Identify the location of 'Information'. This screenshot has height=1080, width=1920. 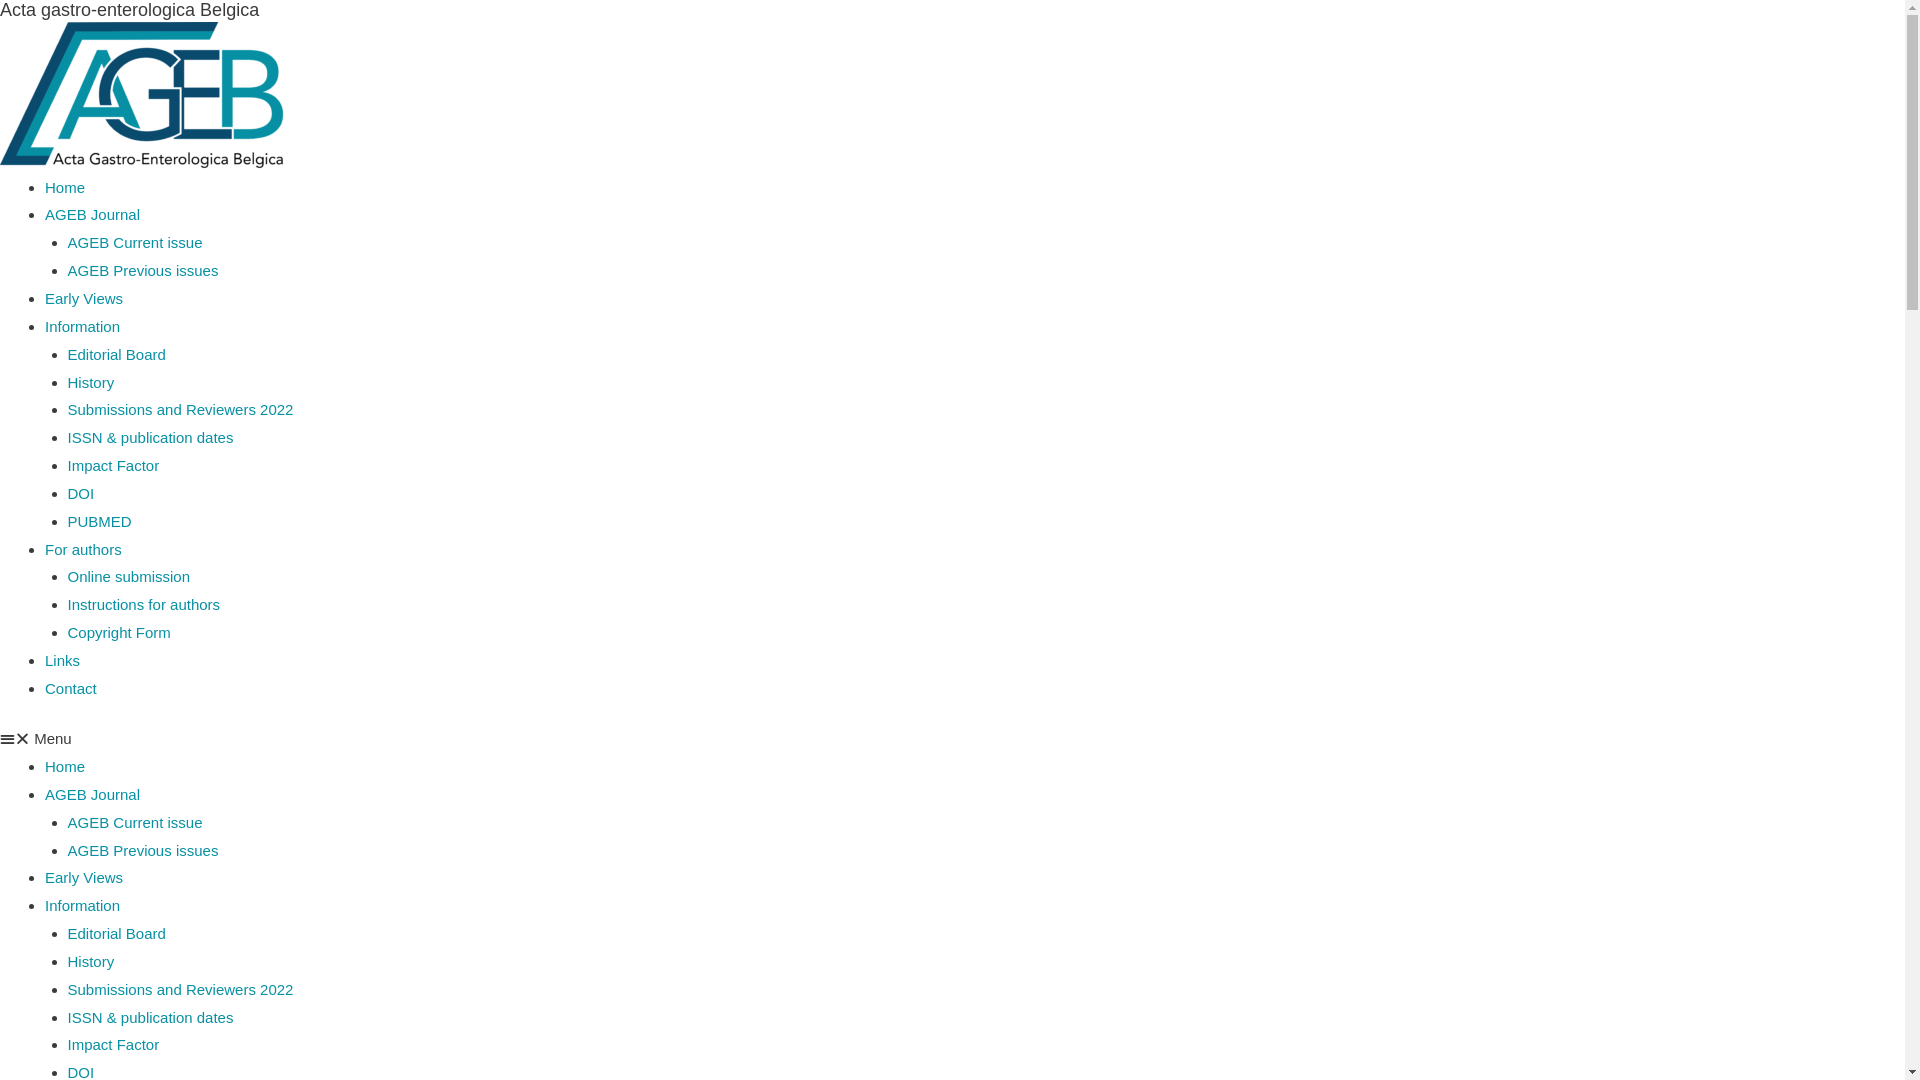
(81, 905).